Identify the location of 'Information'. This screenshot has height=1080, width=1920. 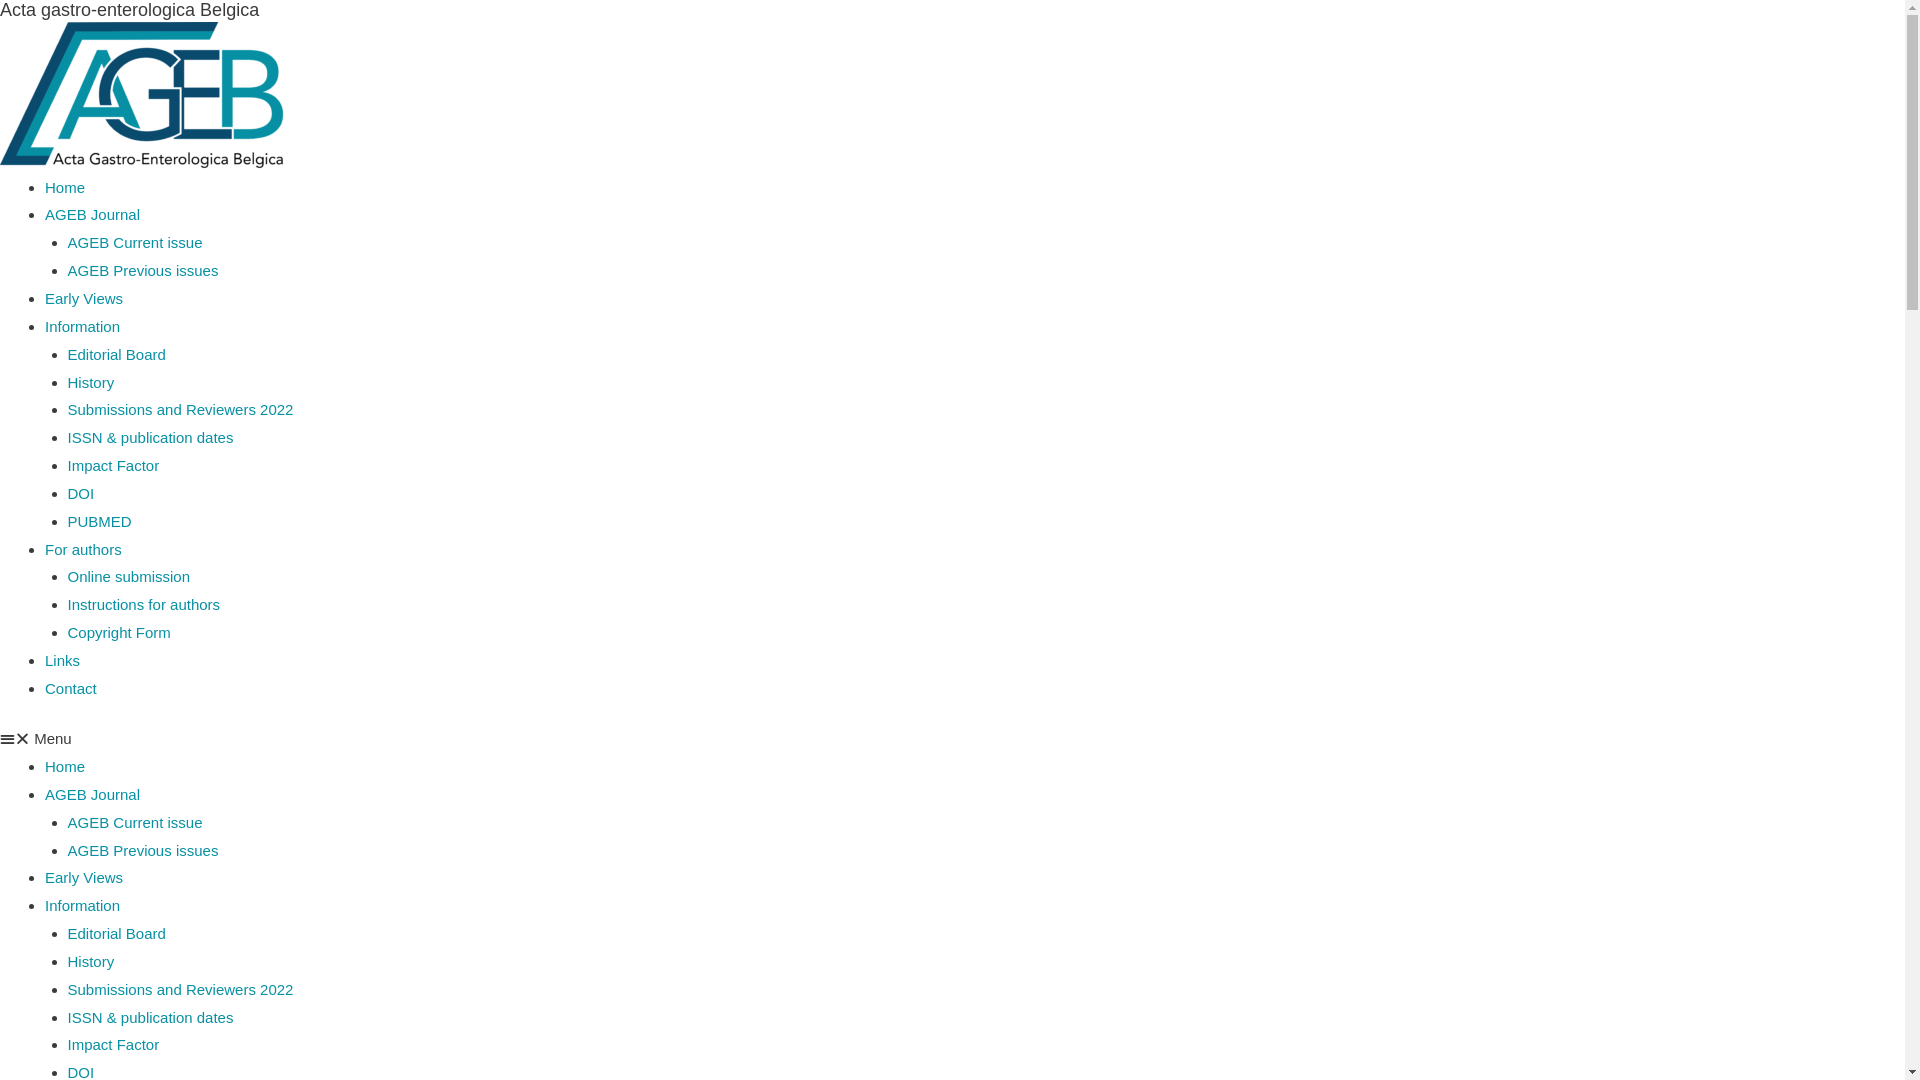
(81, 905).